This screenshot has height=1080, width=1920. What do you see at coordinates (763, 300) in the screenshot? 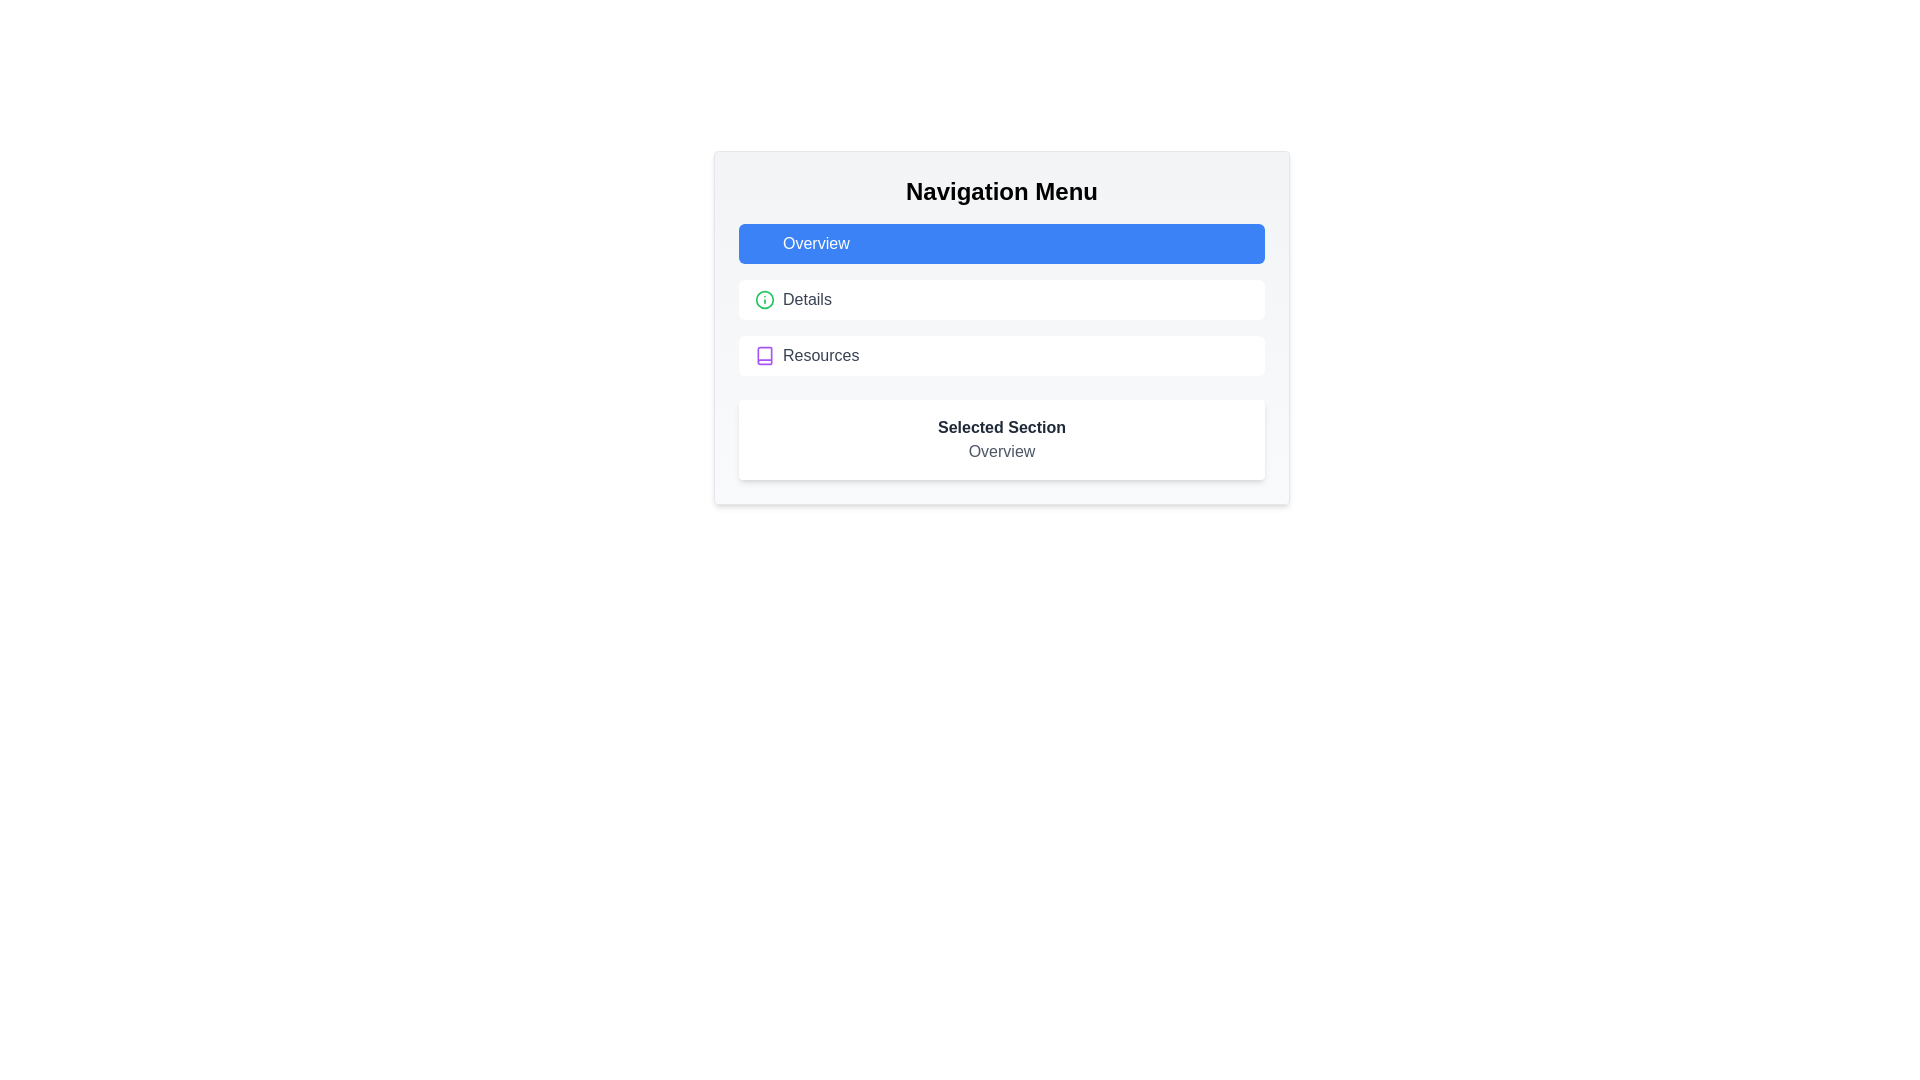
I see `the circular icon in the 'Details' navigation menu, which is part of a vertically stacked menu including 'Overview' and 'Resources'` at bounding box center [763, 300].